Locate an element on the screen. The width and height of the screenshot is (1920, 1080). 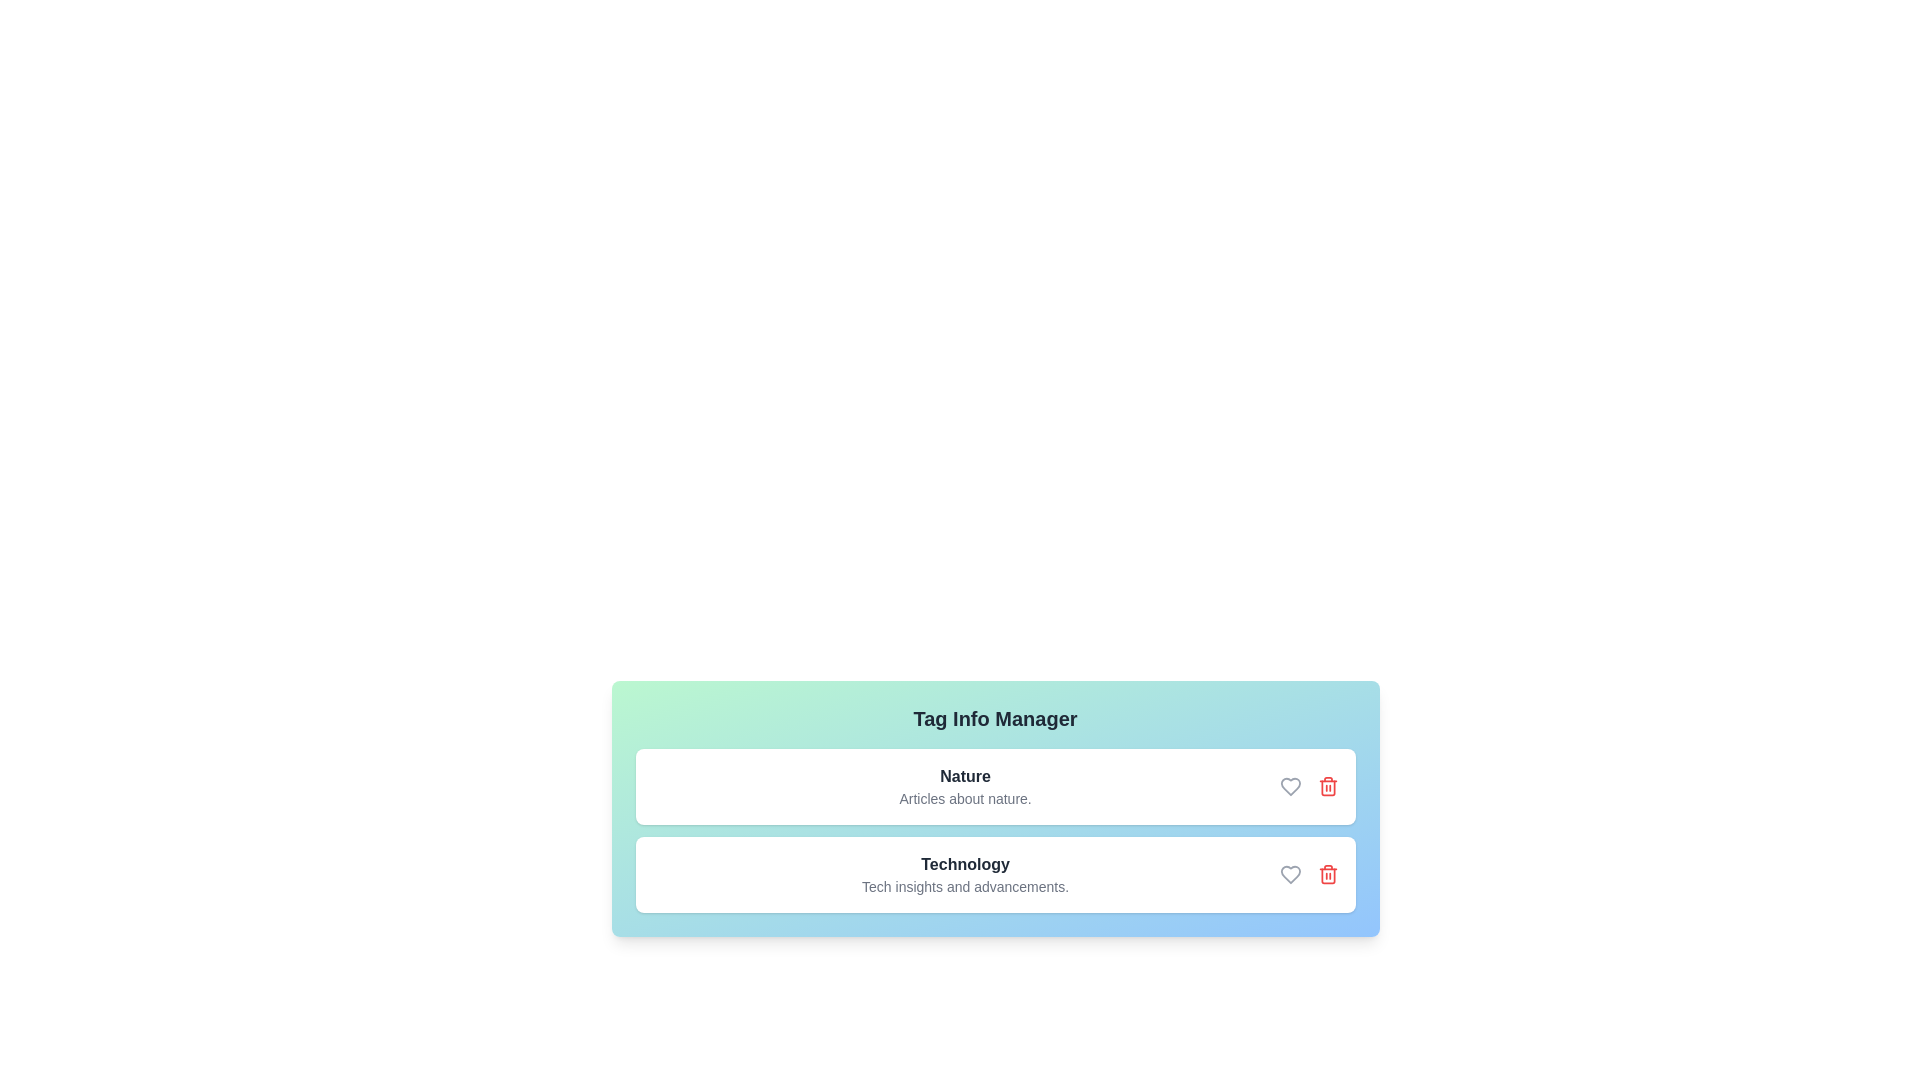
the heart icon corresponding to the tag labeled Technology to toggle its 'like' status is located at coordinates (1290, 874).